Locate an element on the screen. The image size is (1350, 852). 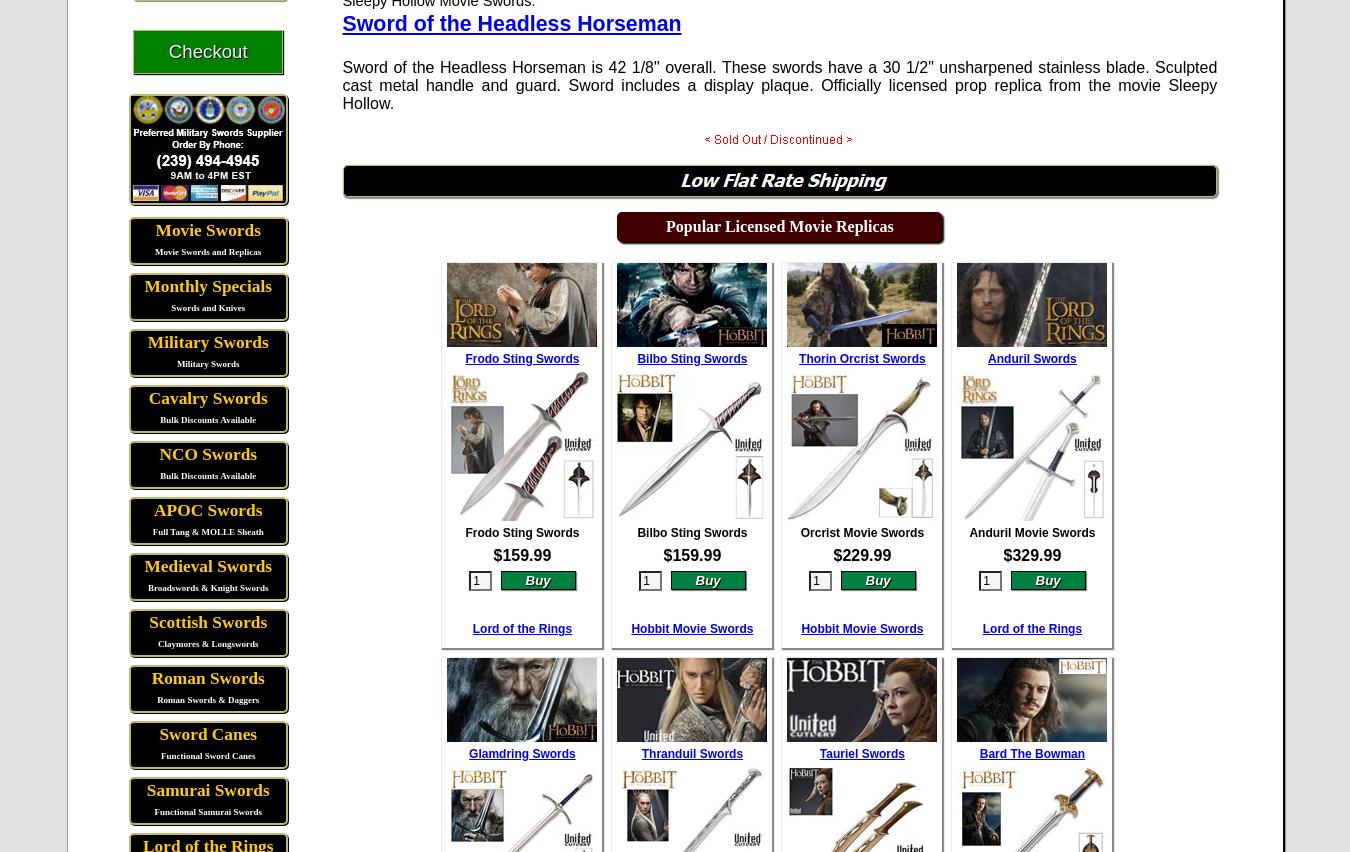
'Movie Swords' is located at coordinates (207, 229).